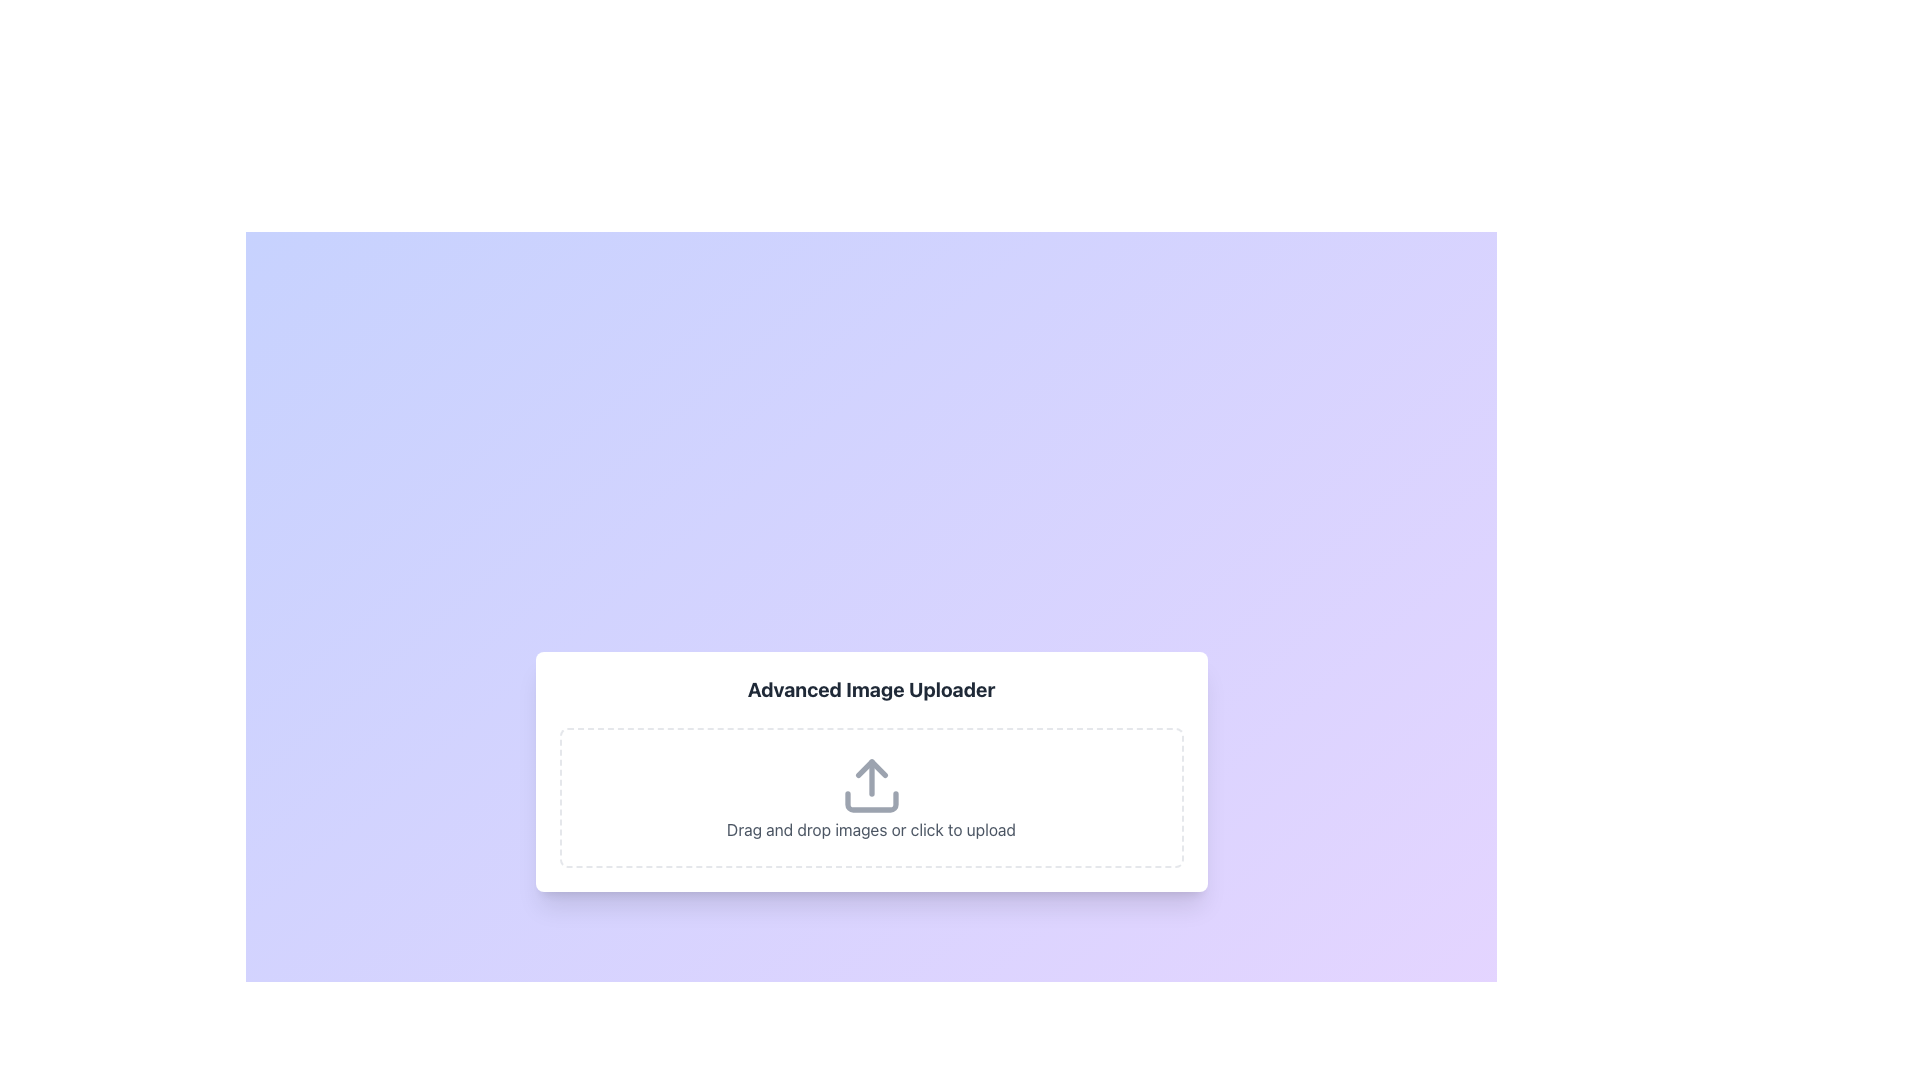 This screenshot has width=1920, height=1080. What do you see at coordinates (871, 801) in the screenshot?
I see `the decorative element within the SVG icon that represents the base of the uploading tray, located at the bottom of the icon` at bounding box center [871, 801].